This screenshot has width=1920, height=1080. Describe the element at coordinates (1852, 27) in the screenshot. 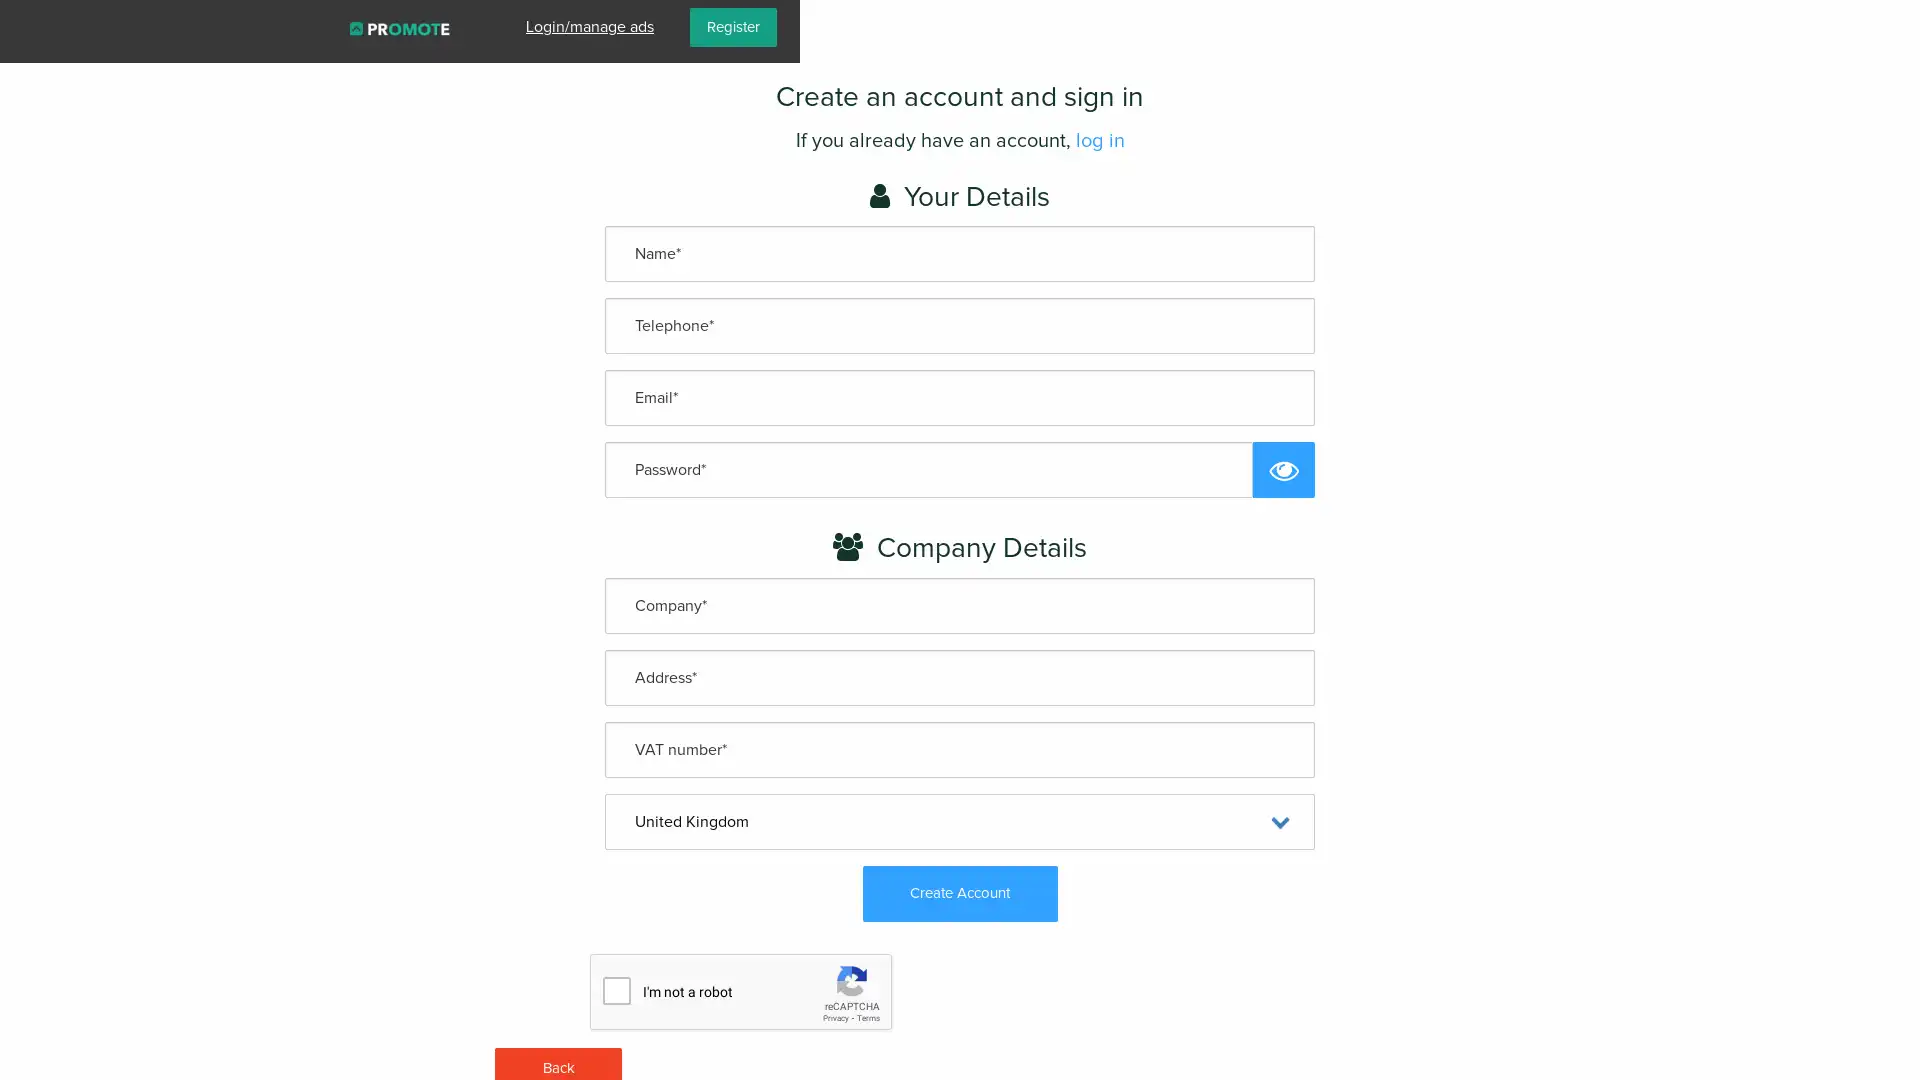

I see `Register` at that location.